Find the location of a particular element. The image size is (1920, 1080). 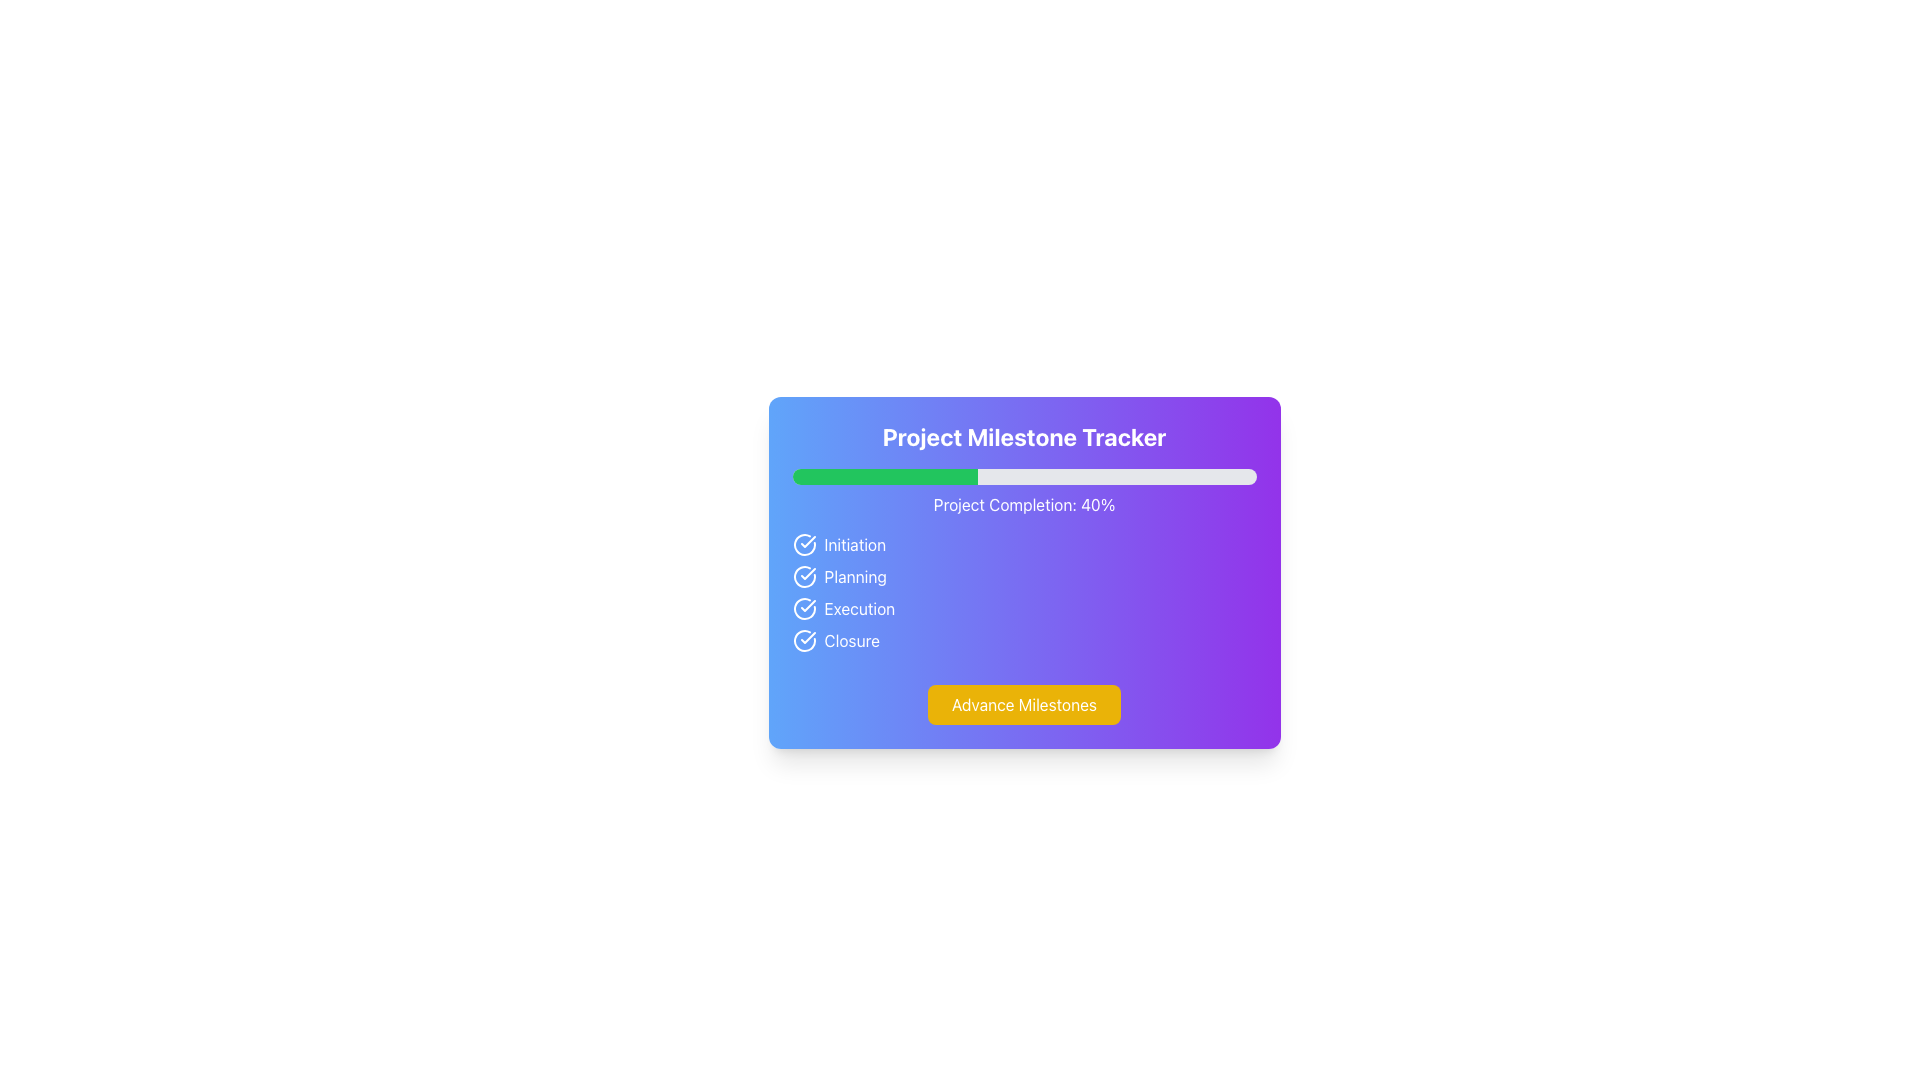

the Status indicator icon, which is a blue circular icon with a check symbol, positioned to the left of the 'Initiation' text in the milestone tracker is located at coordinates (808, 544).